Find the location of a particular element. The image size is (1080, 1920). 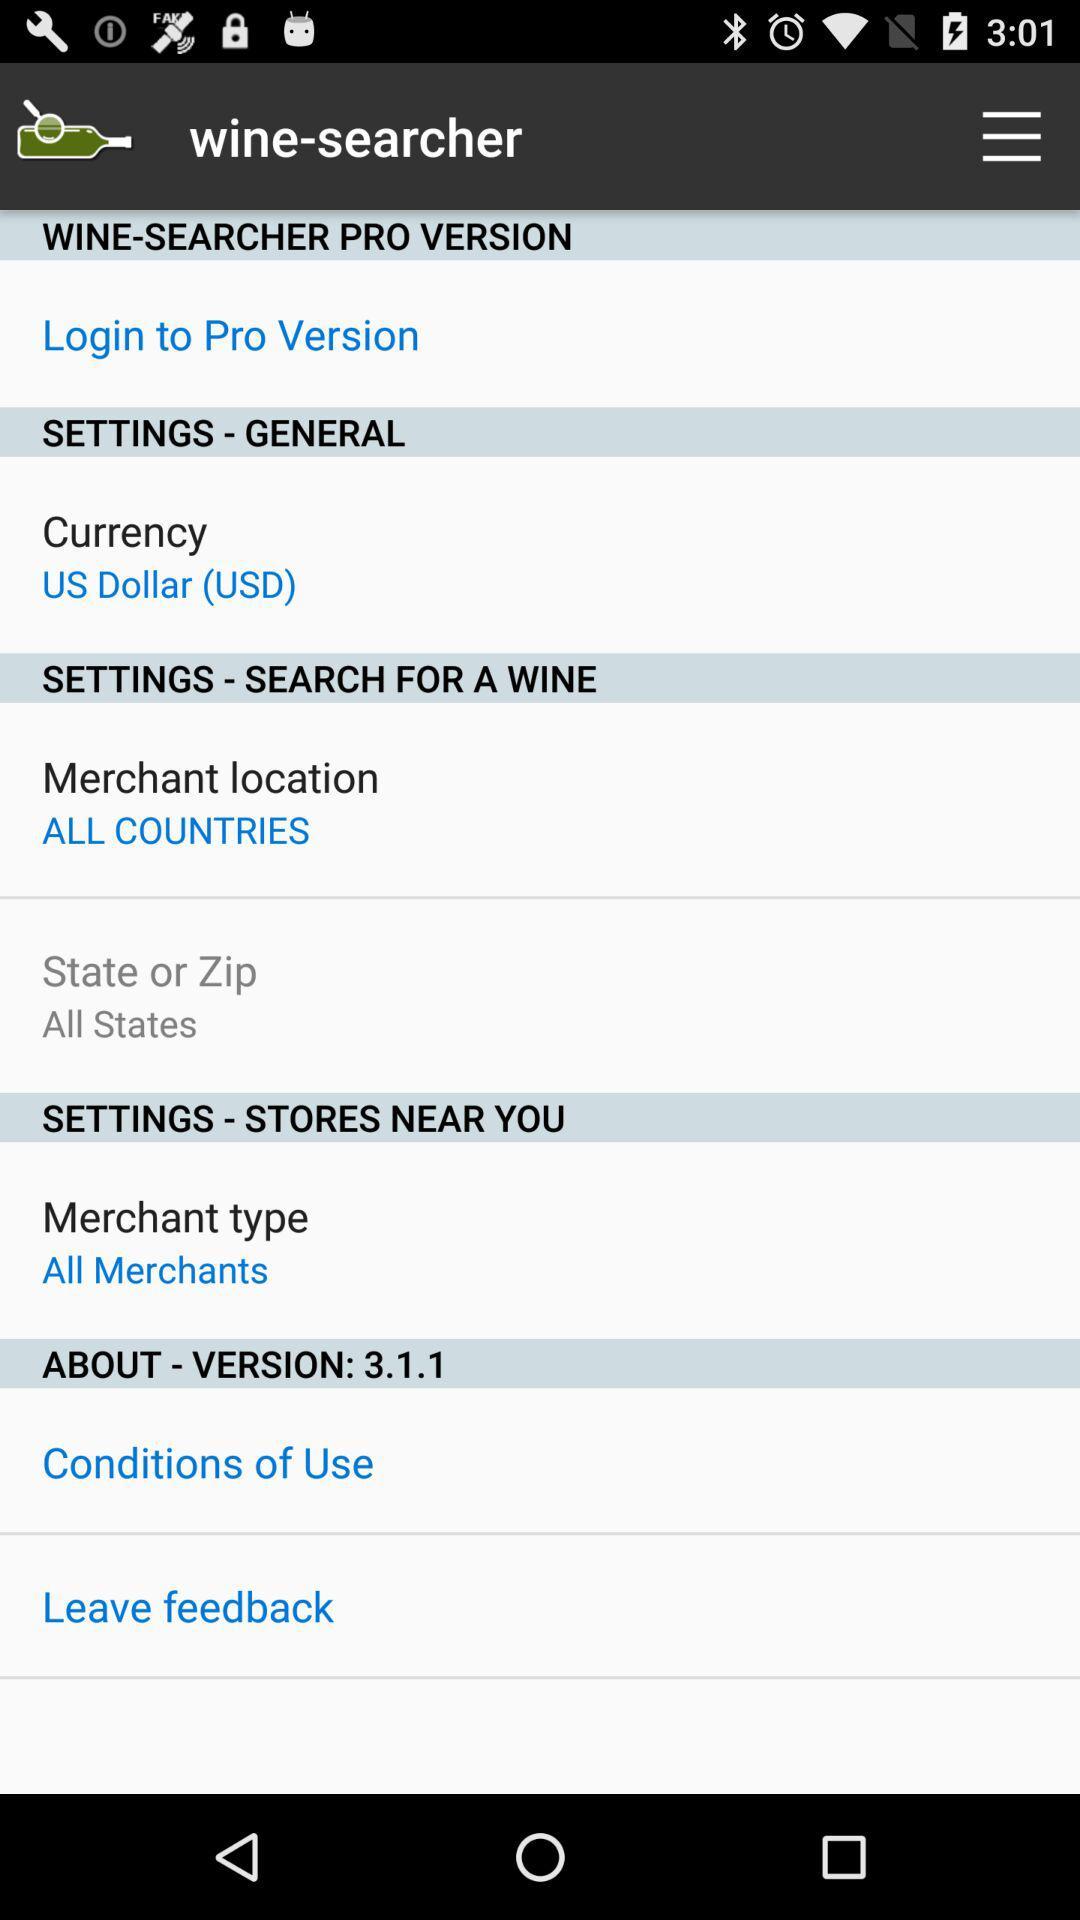

item above wine searcher pro is located at coordinates (72, 135).